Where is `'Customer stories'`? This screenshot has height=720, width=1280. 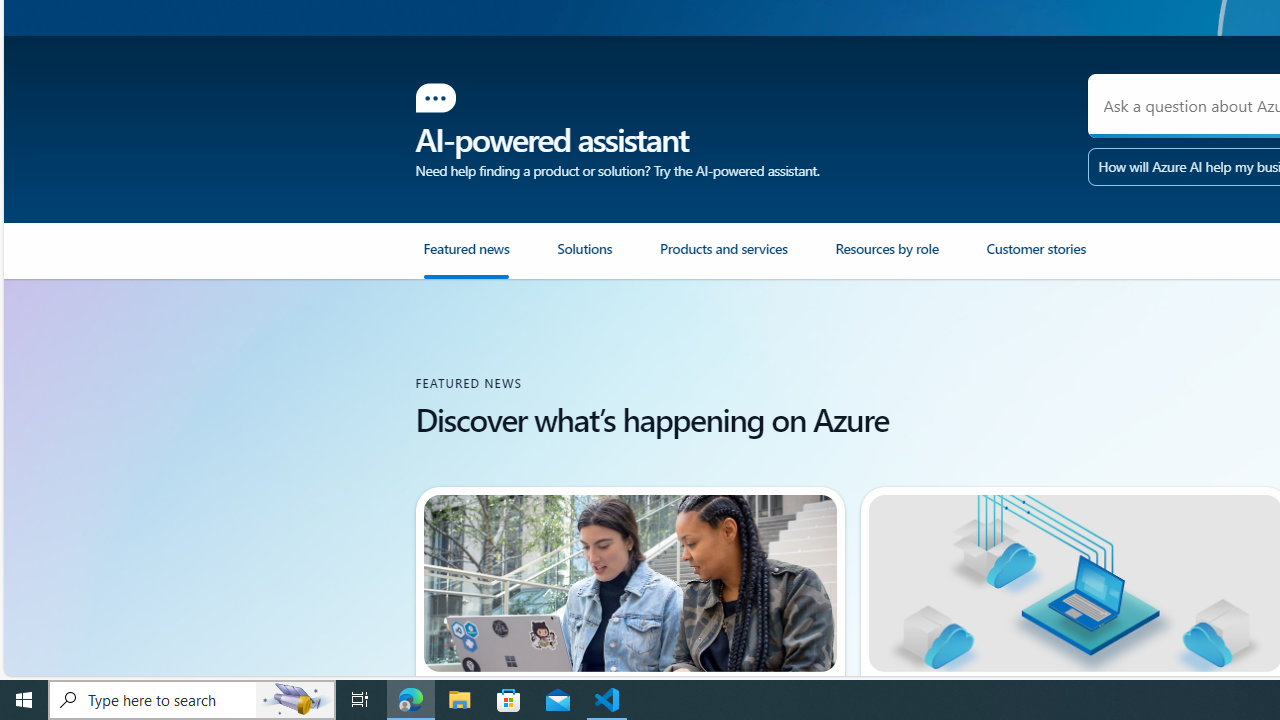 'Customer stories' is located at coordinates (1060, 258).